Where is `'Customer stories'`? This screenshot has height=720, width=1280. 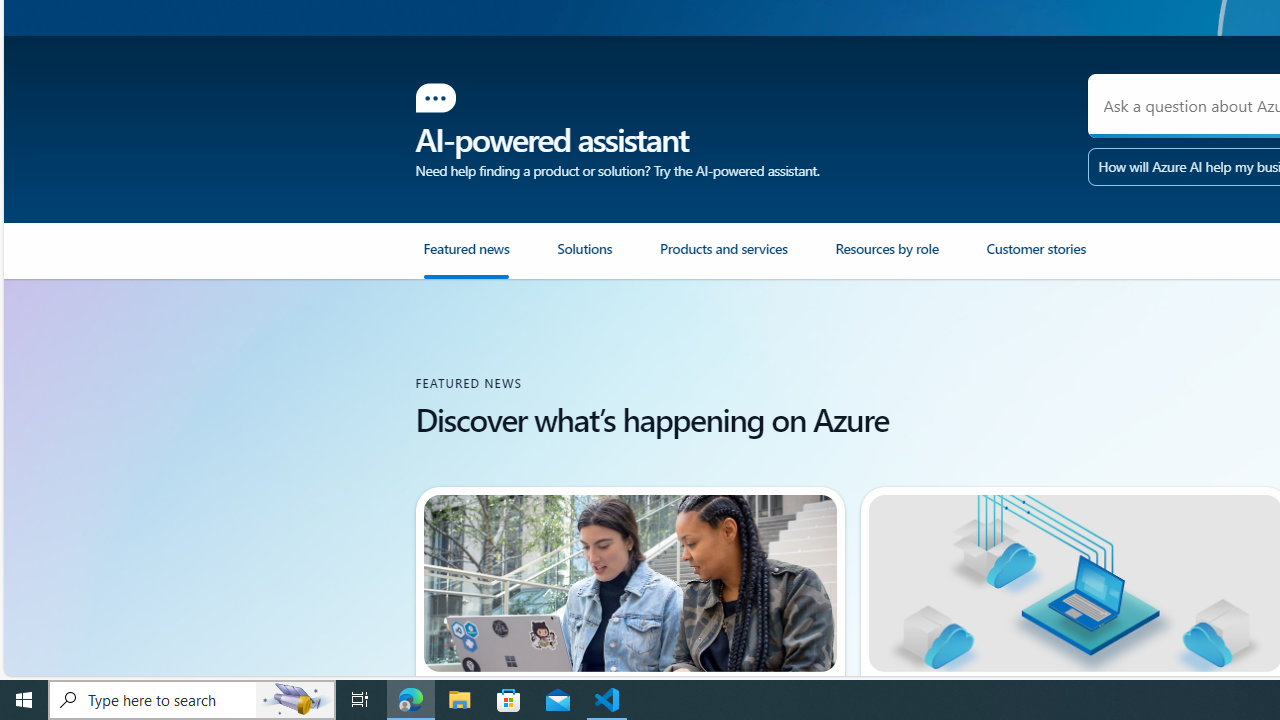 'Customer stories' is located at coordinates (1060, 258).